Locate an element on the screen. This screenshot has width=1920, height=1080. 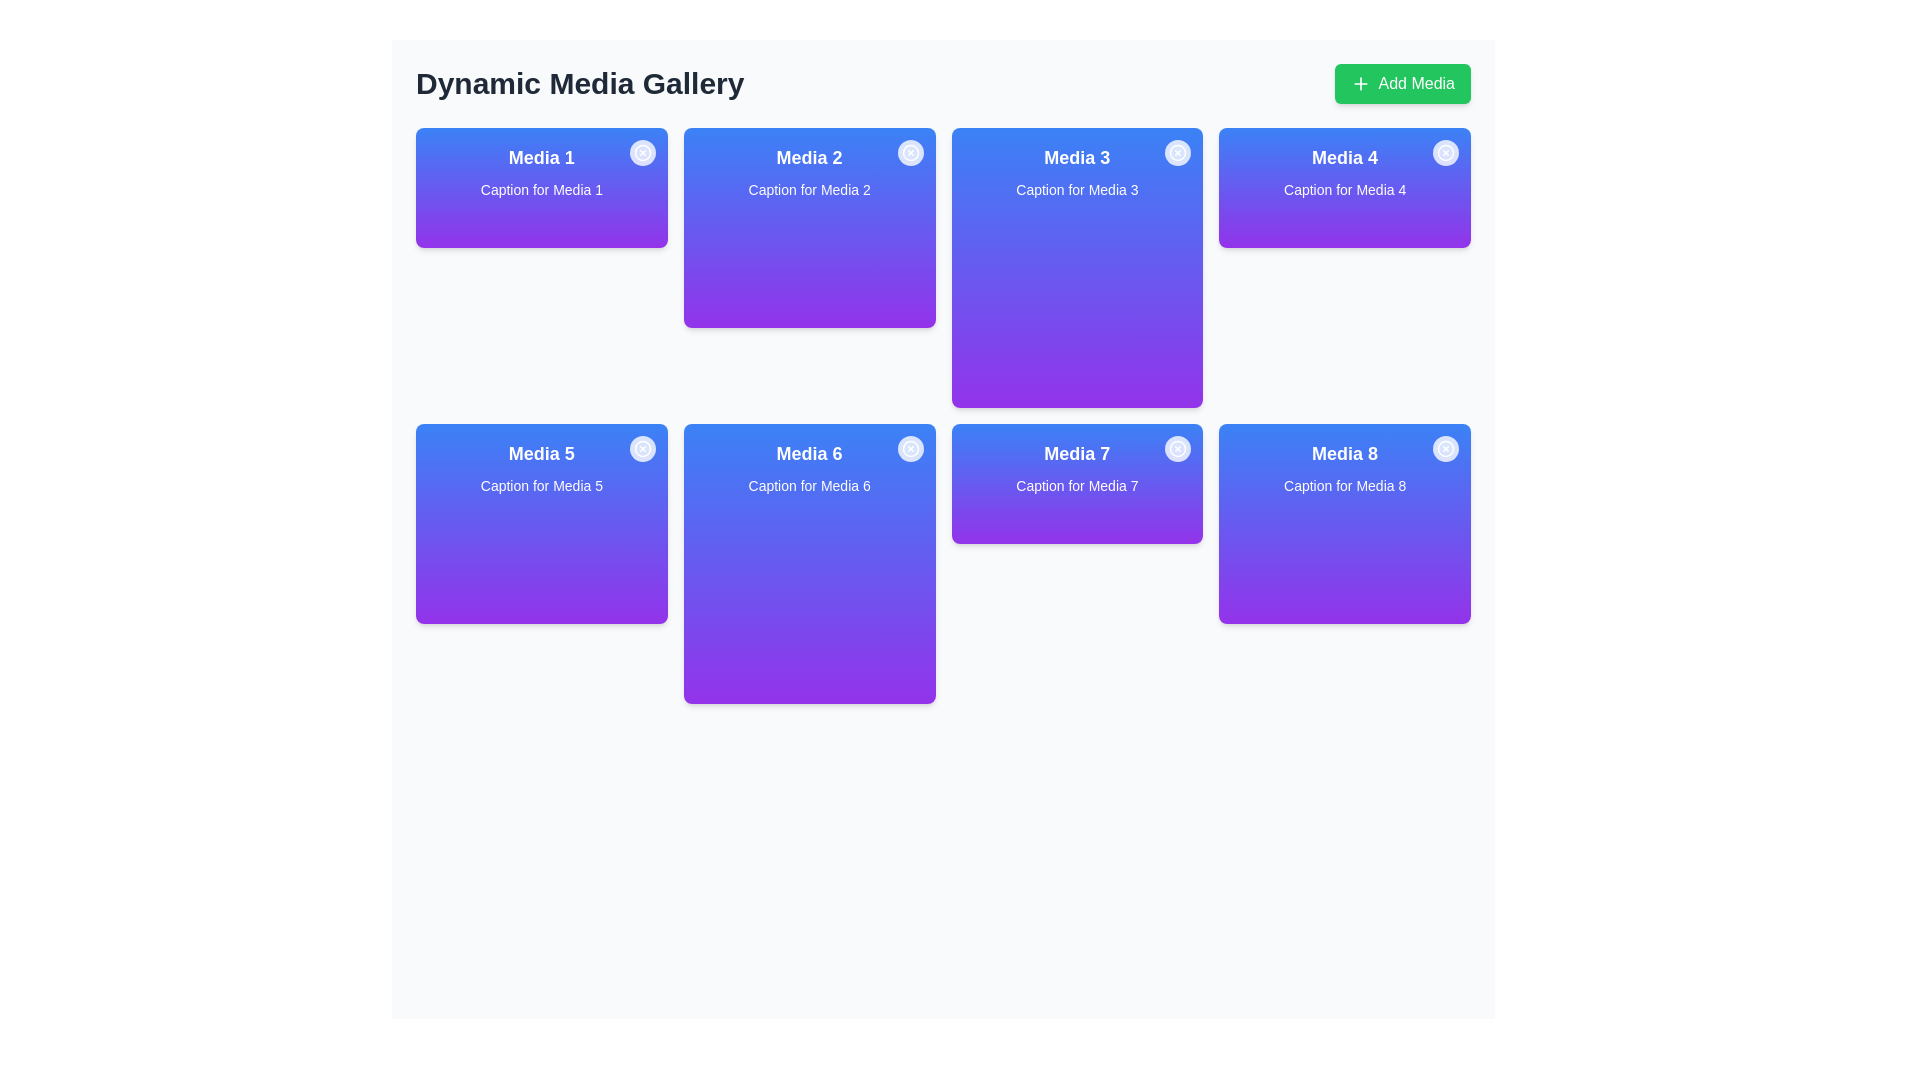
the circular button with a white background and an 'X' icon in the center, located at the top-right corner of the 'Media 3' card is located at coordinates (1178, 152).